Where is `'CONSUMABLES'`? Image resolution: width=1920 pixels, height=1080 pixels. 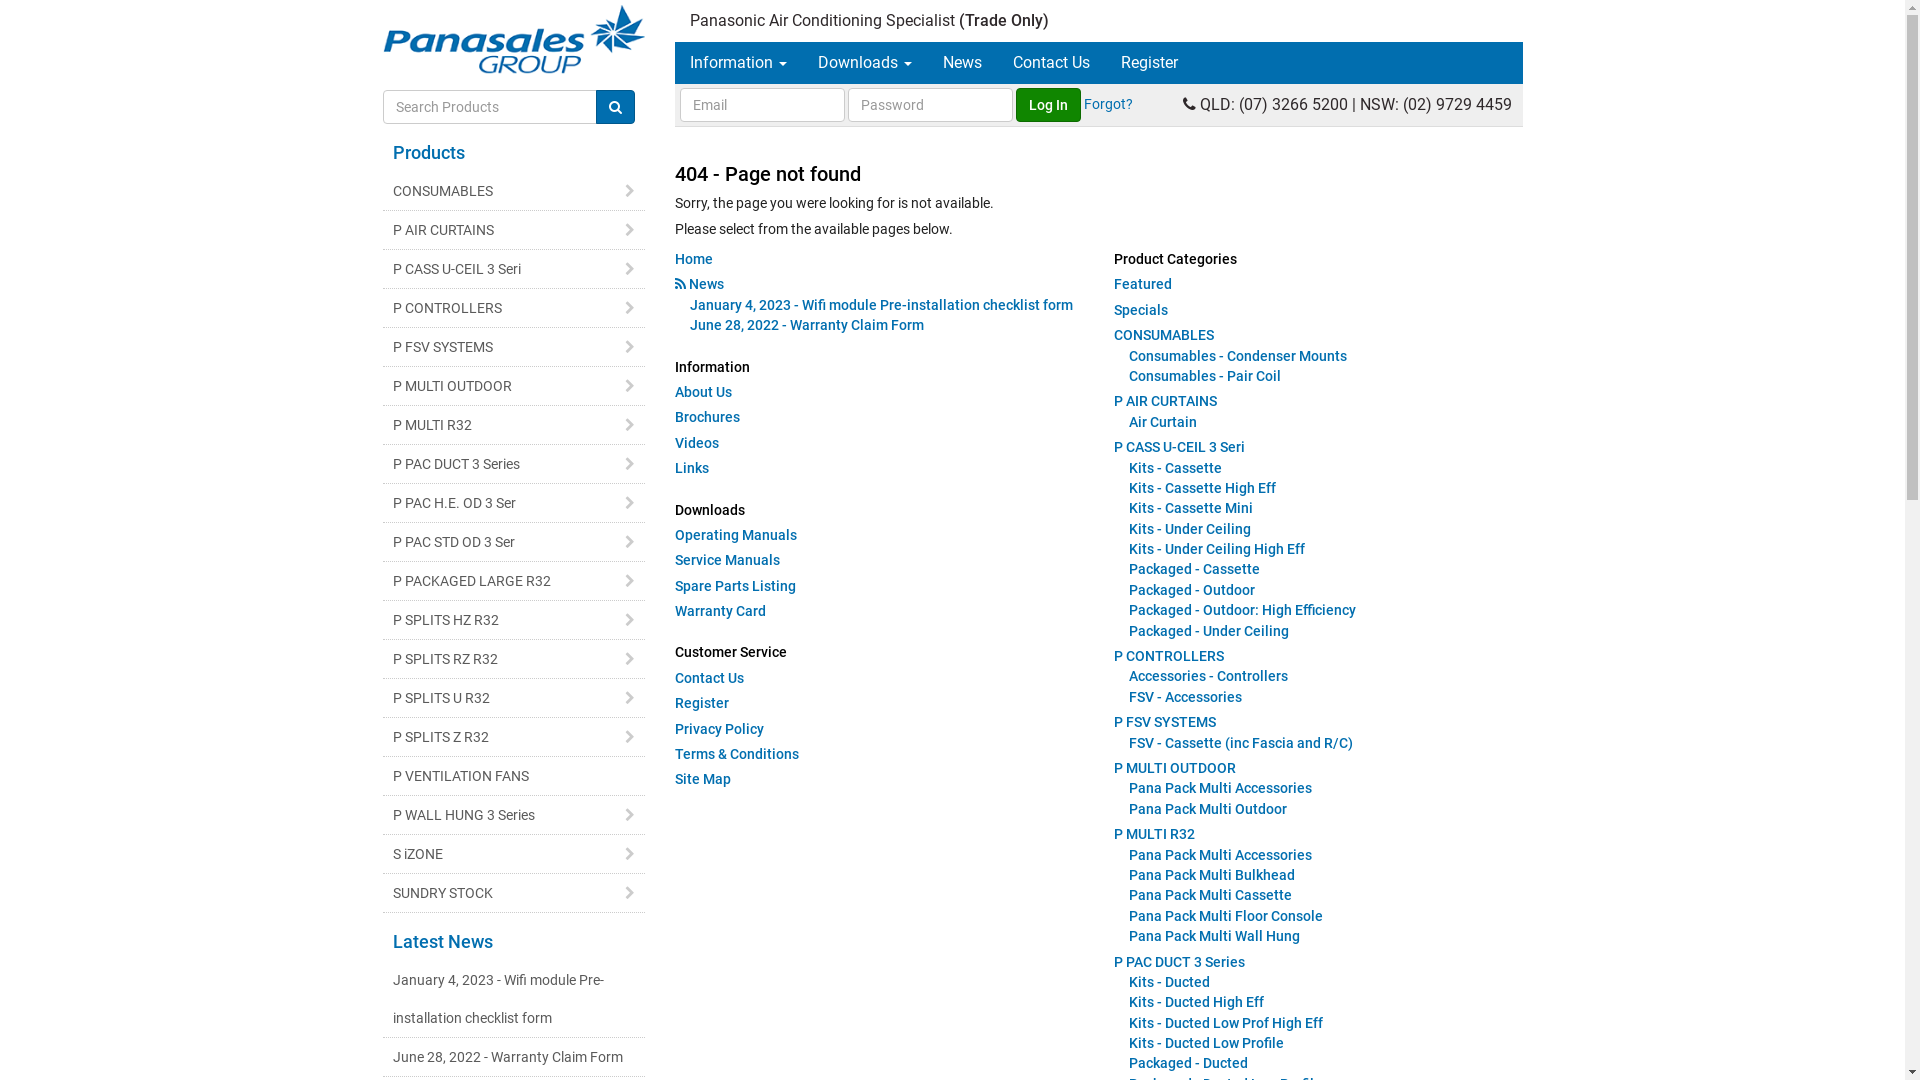 'CONSUMABLES' is located at coordinates (1163, 334).